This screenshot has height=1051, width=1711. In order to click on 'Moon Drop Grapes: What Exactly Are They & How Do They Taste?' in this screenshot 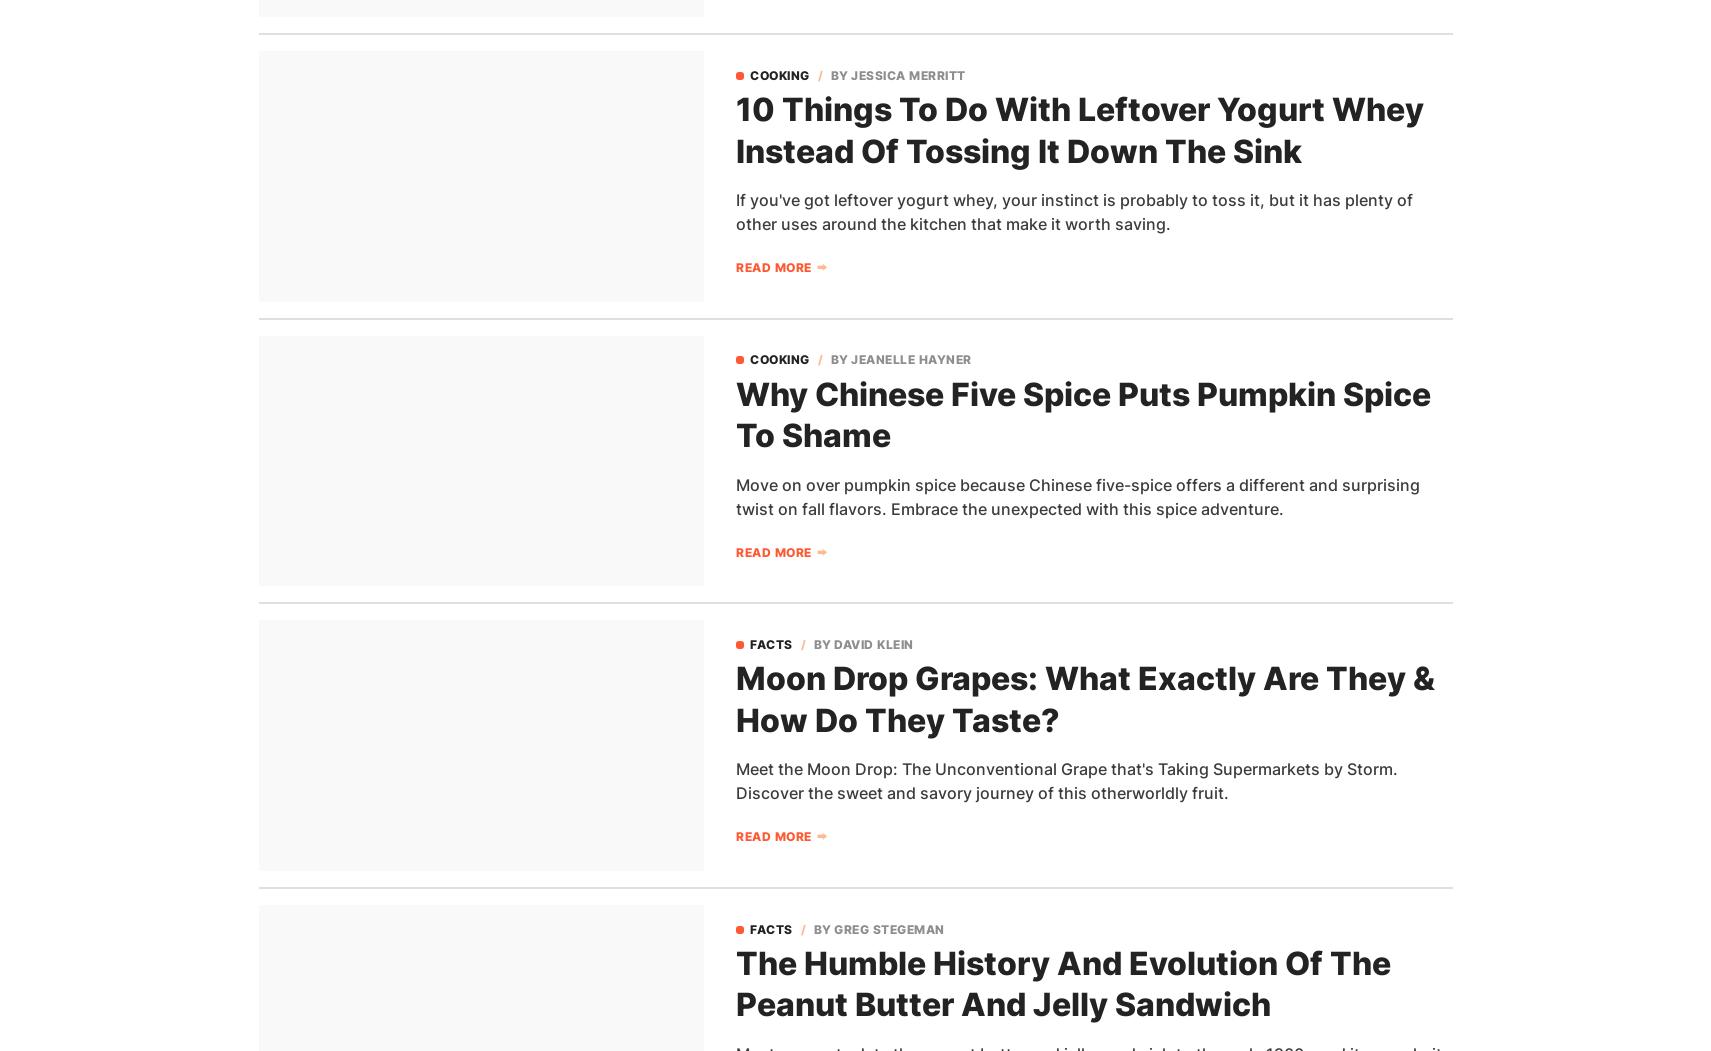, I will do `click(1085, 698)`.